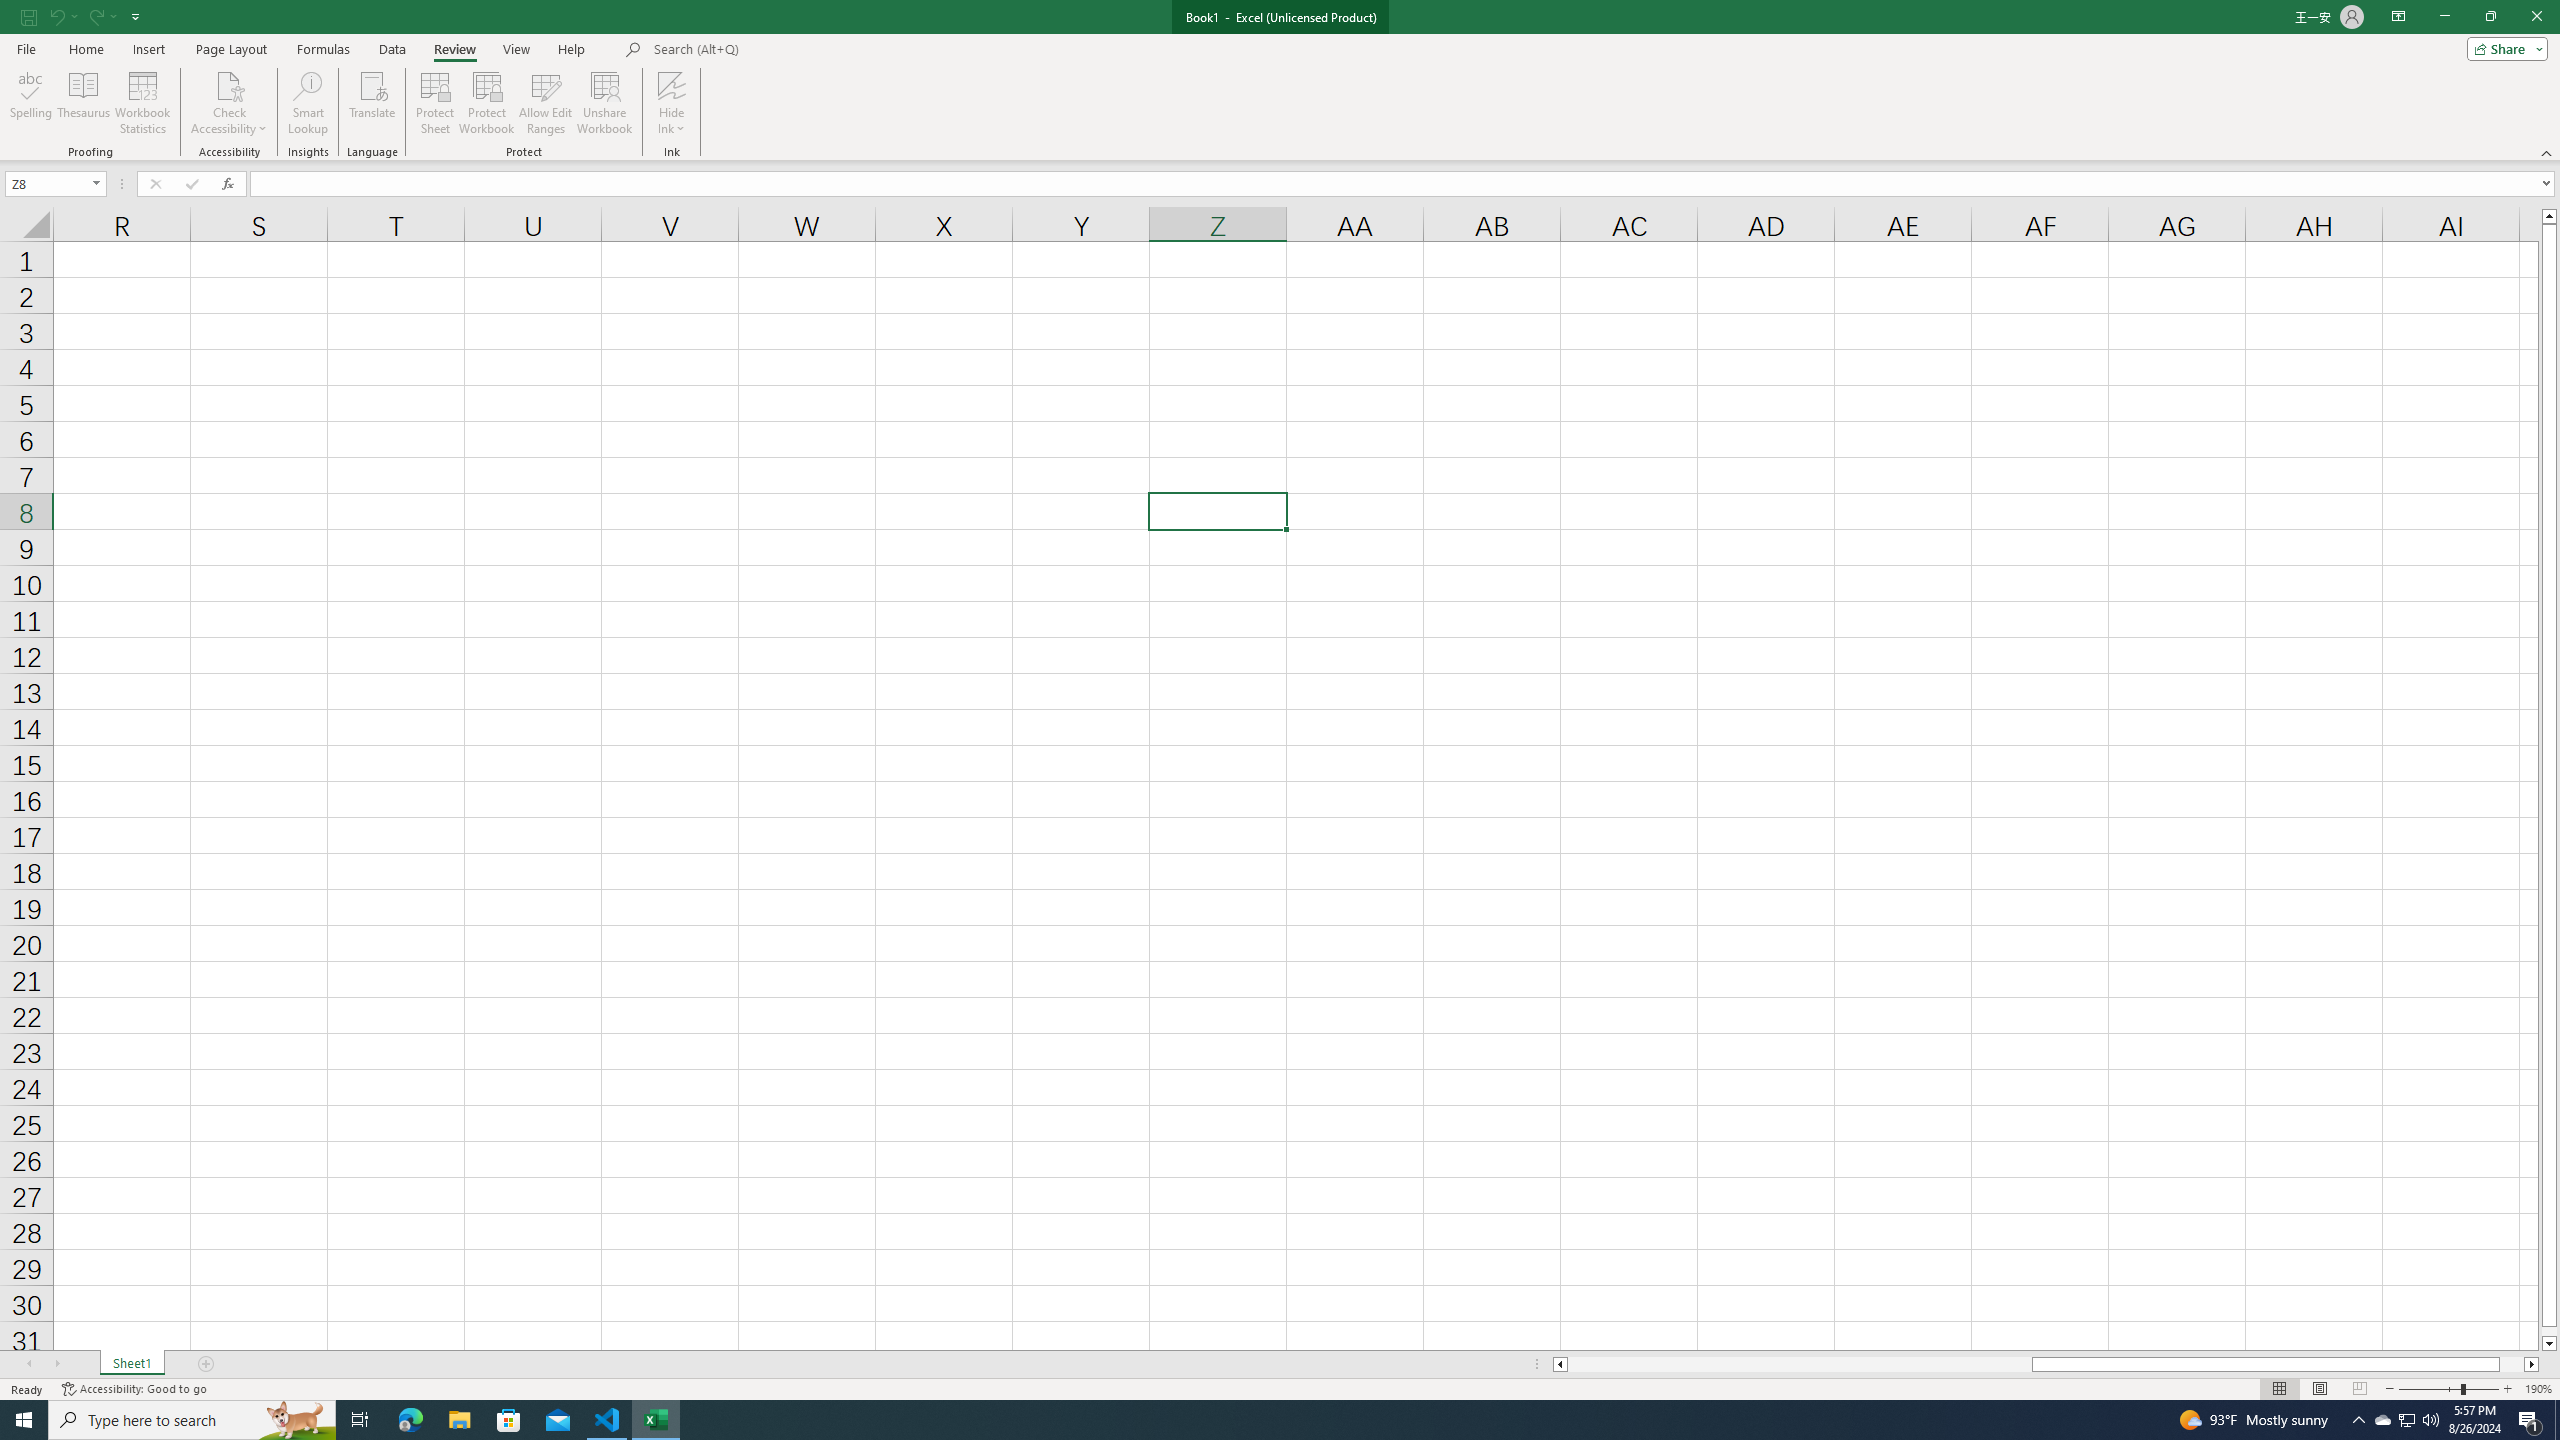  I want to click on 'Redo', so click(93, 15).